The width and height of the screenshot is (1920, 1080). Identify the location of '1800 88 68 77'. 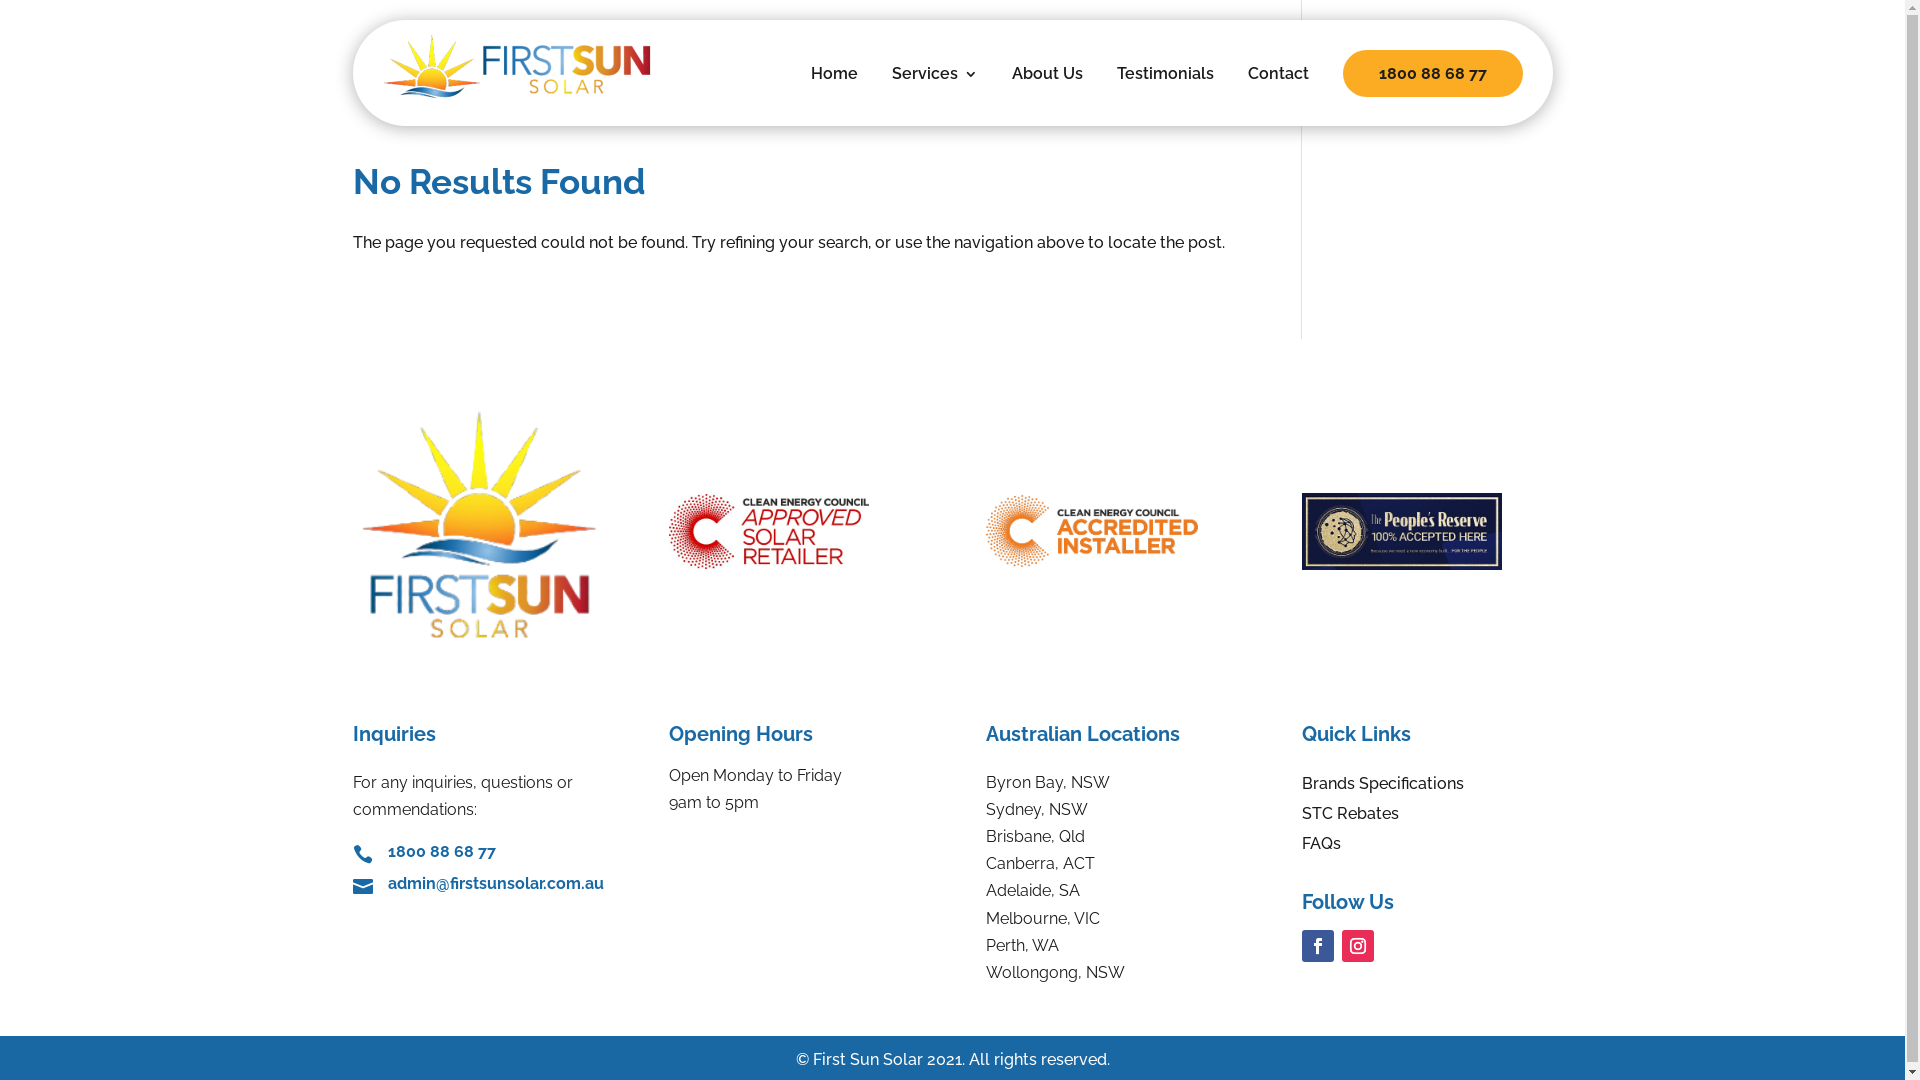
(1430, 72).